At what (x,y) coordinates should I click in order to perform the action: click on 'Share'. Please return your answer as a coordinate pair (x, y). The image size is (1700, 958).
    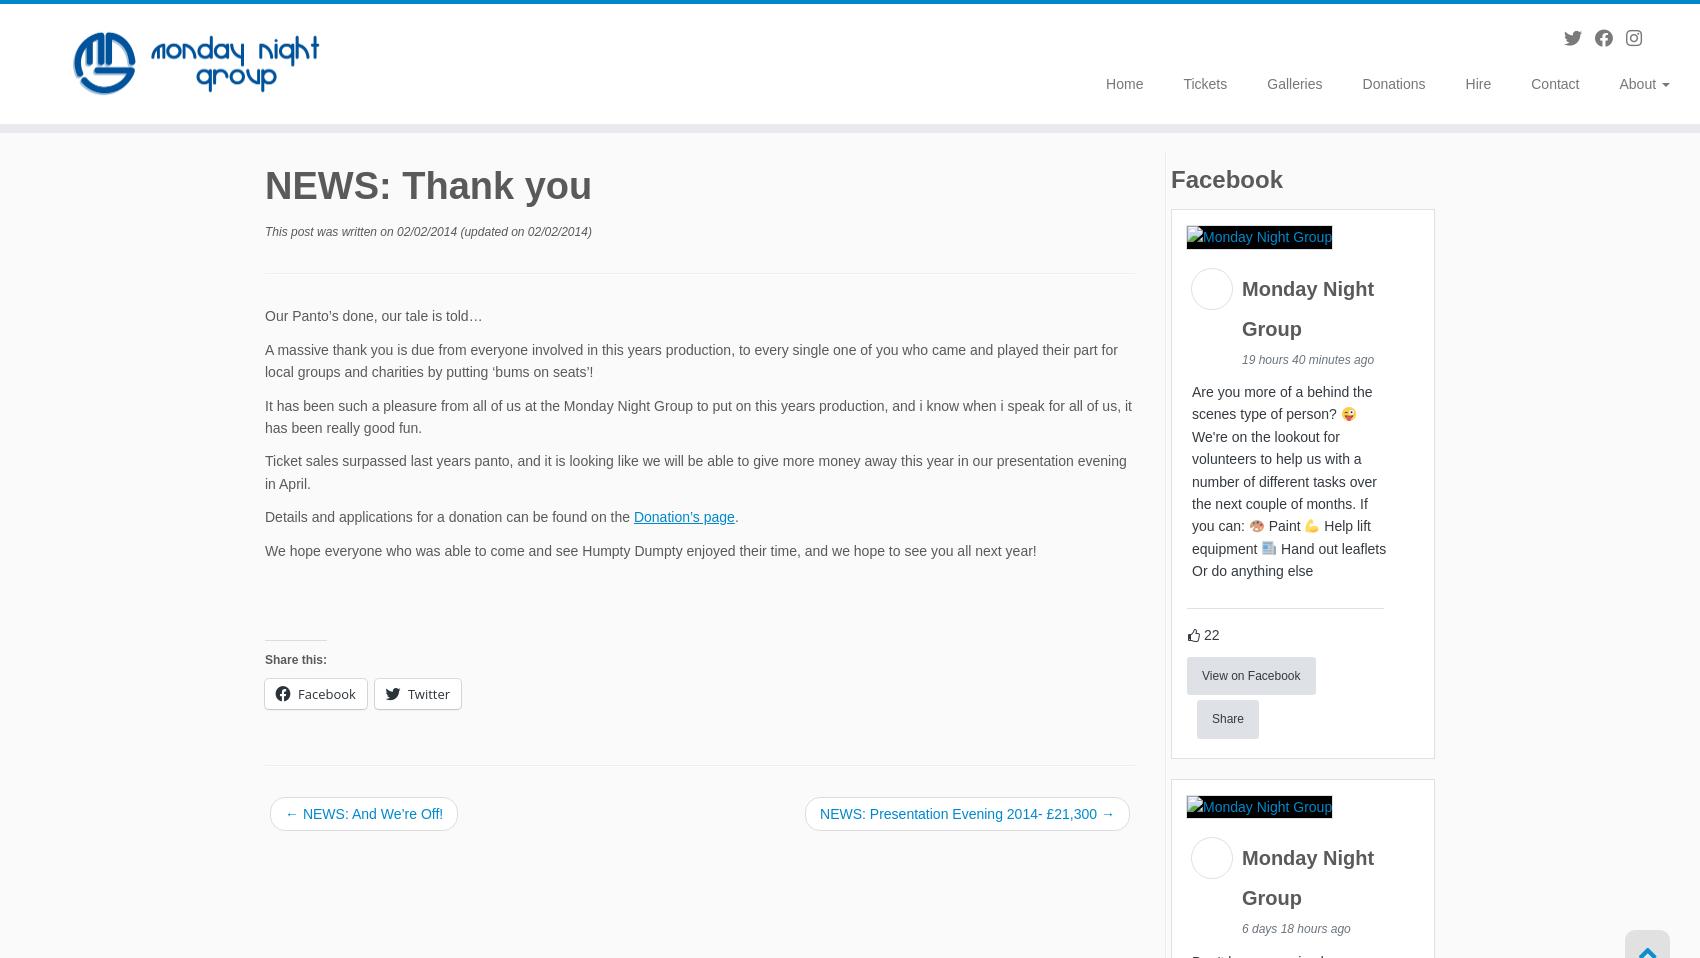
    Looking at the image, I should click on (1227, 723).